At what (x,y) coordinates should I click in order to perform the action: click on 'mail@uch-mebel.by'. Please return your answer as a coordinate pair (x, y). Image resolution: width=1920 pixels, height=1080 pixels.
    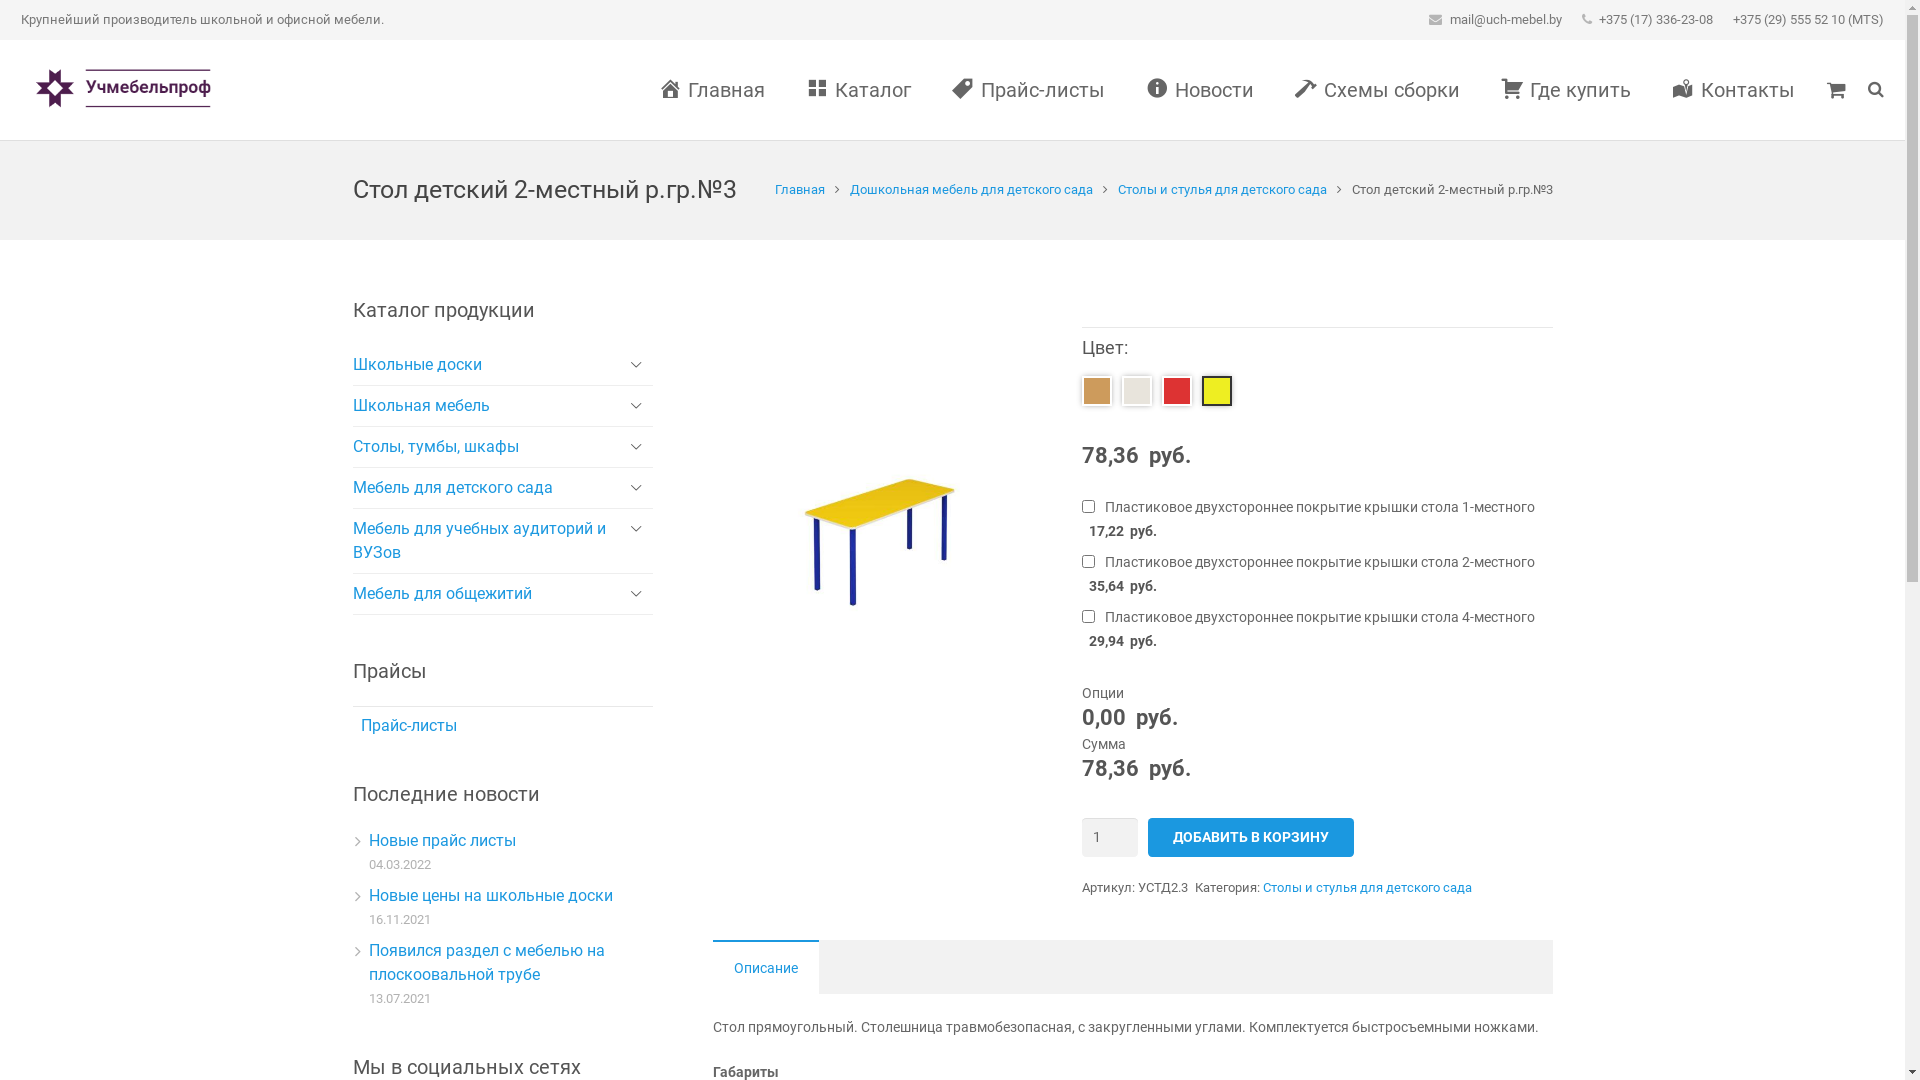
    Looking at the image, I should click on (1506, 19).